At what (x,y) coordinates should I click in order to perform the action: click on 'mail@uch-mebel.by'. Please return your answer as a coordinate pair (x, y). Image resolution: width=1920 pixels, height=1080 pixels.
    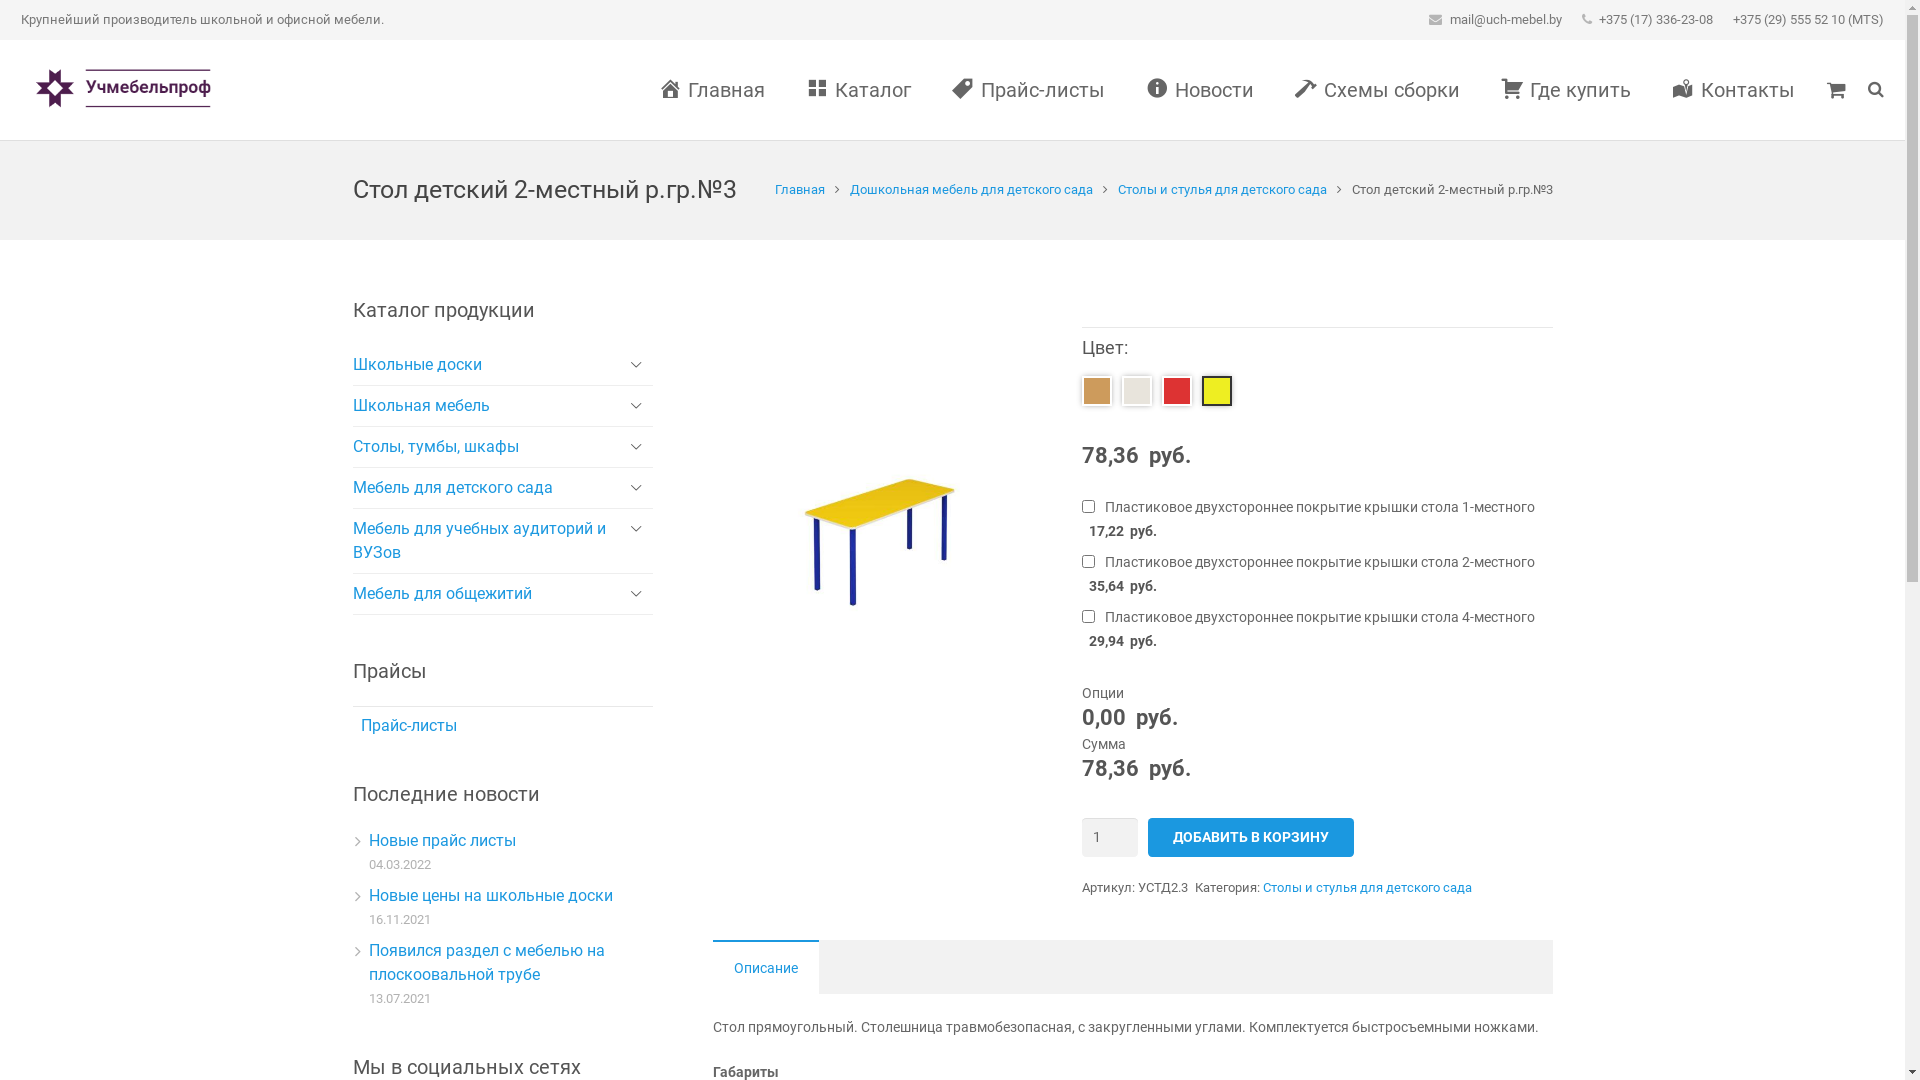
    Looking at the image, I should click on (1506, 19).